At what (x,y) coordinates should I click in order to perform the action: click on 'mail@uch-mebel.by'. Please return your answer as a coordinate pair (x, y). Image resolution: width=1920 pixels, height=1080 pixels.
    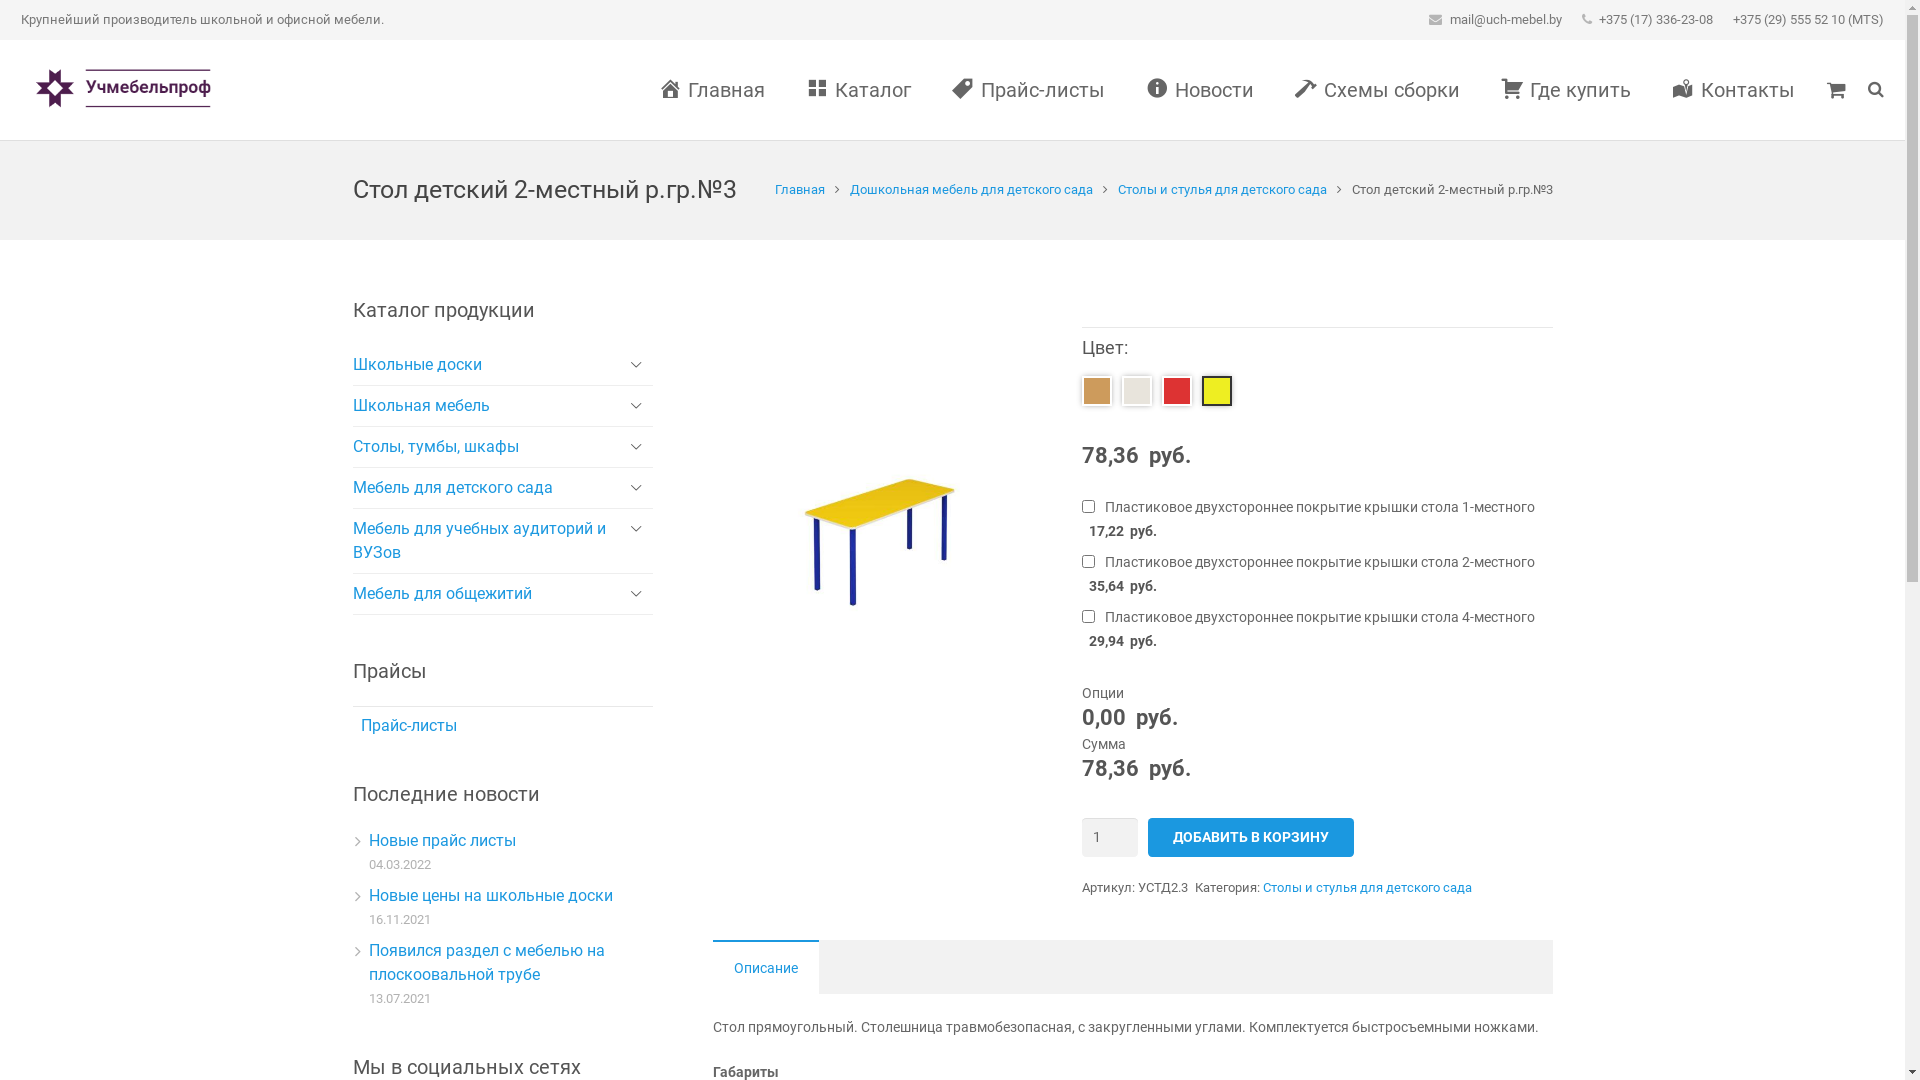
    Looking at the image, I should click on (1506, 19).